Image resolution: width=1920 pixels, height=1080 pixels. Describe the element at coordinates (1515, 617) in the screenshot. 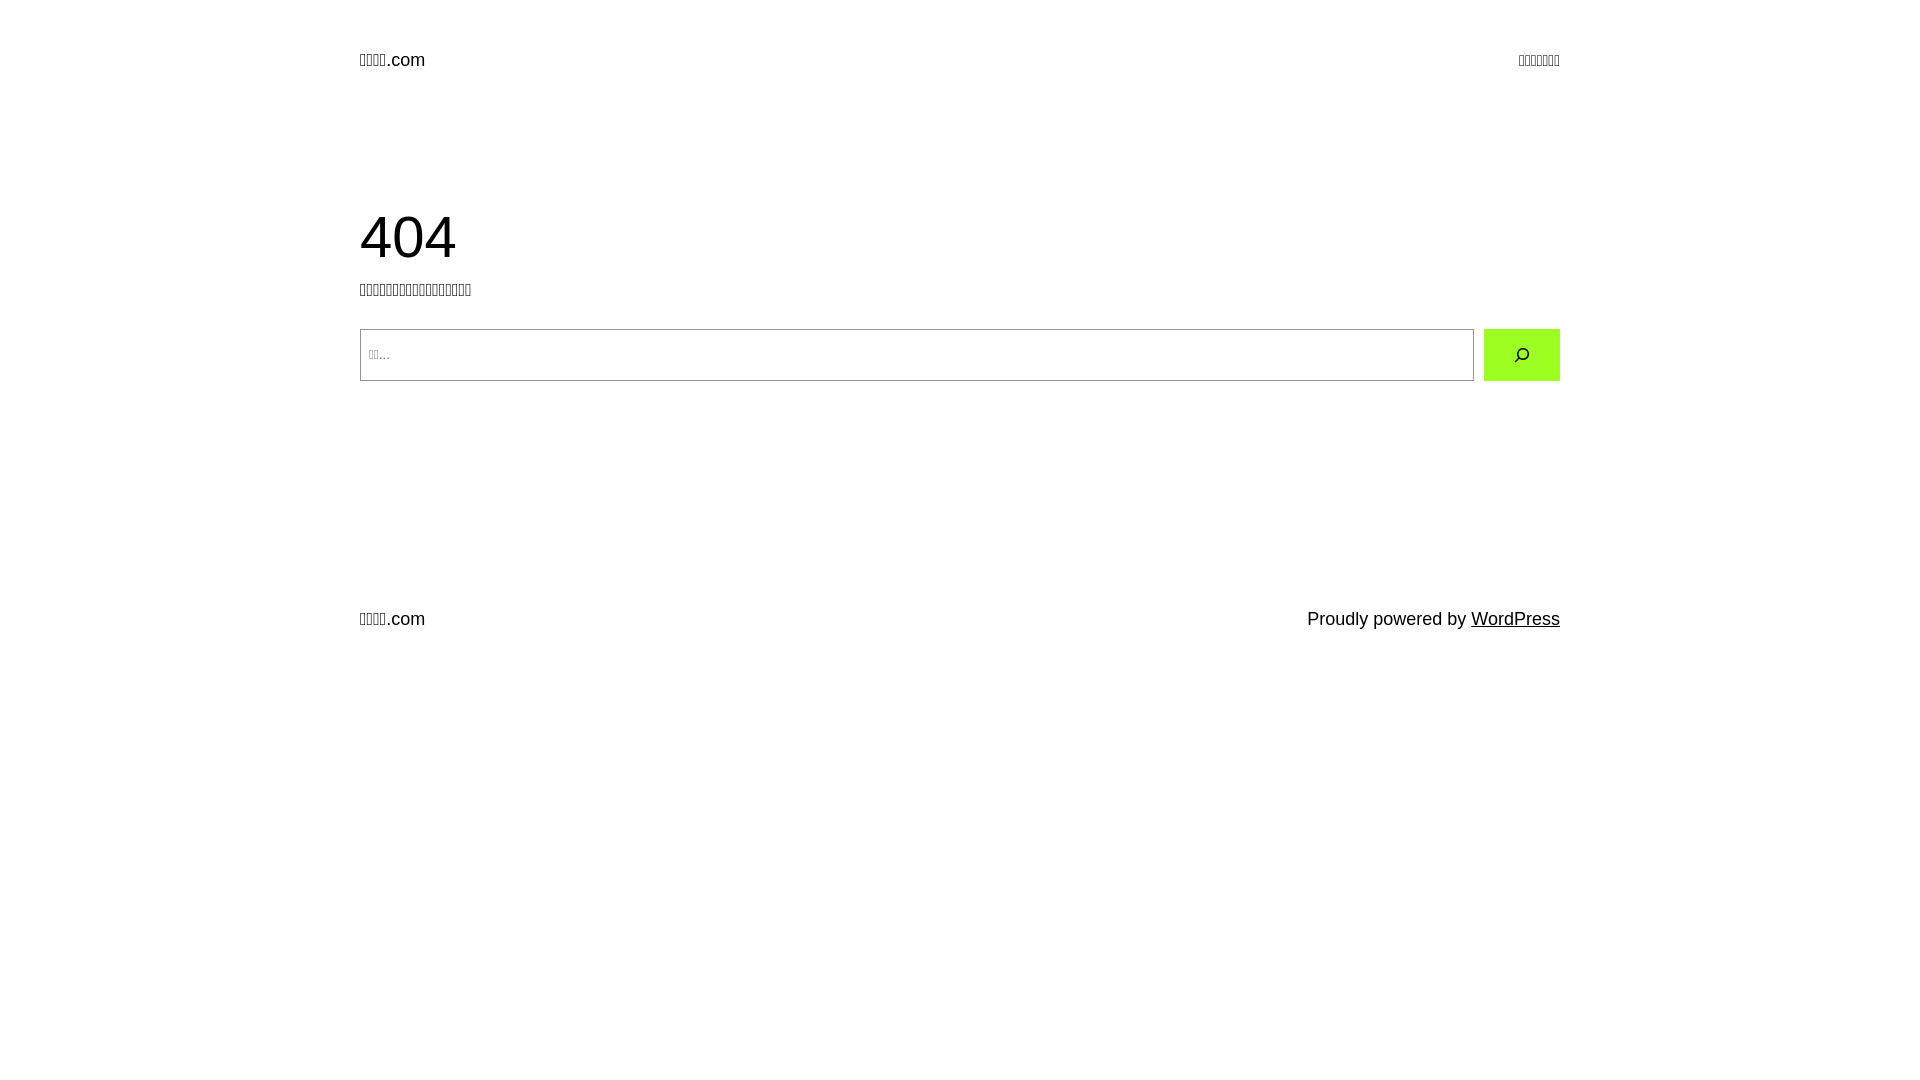

I see `'WordPress'` at that location.